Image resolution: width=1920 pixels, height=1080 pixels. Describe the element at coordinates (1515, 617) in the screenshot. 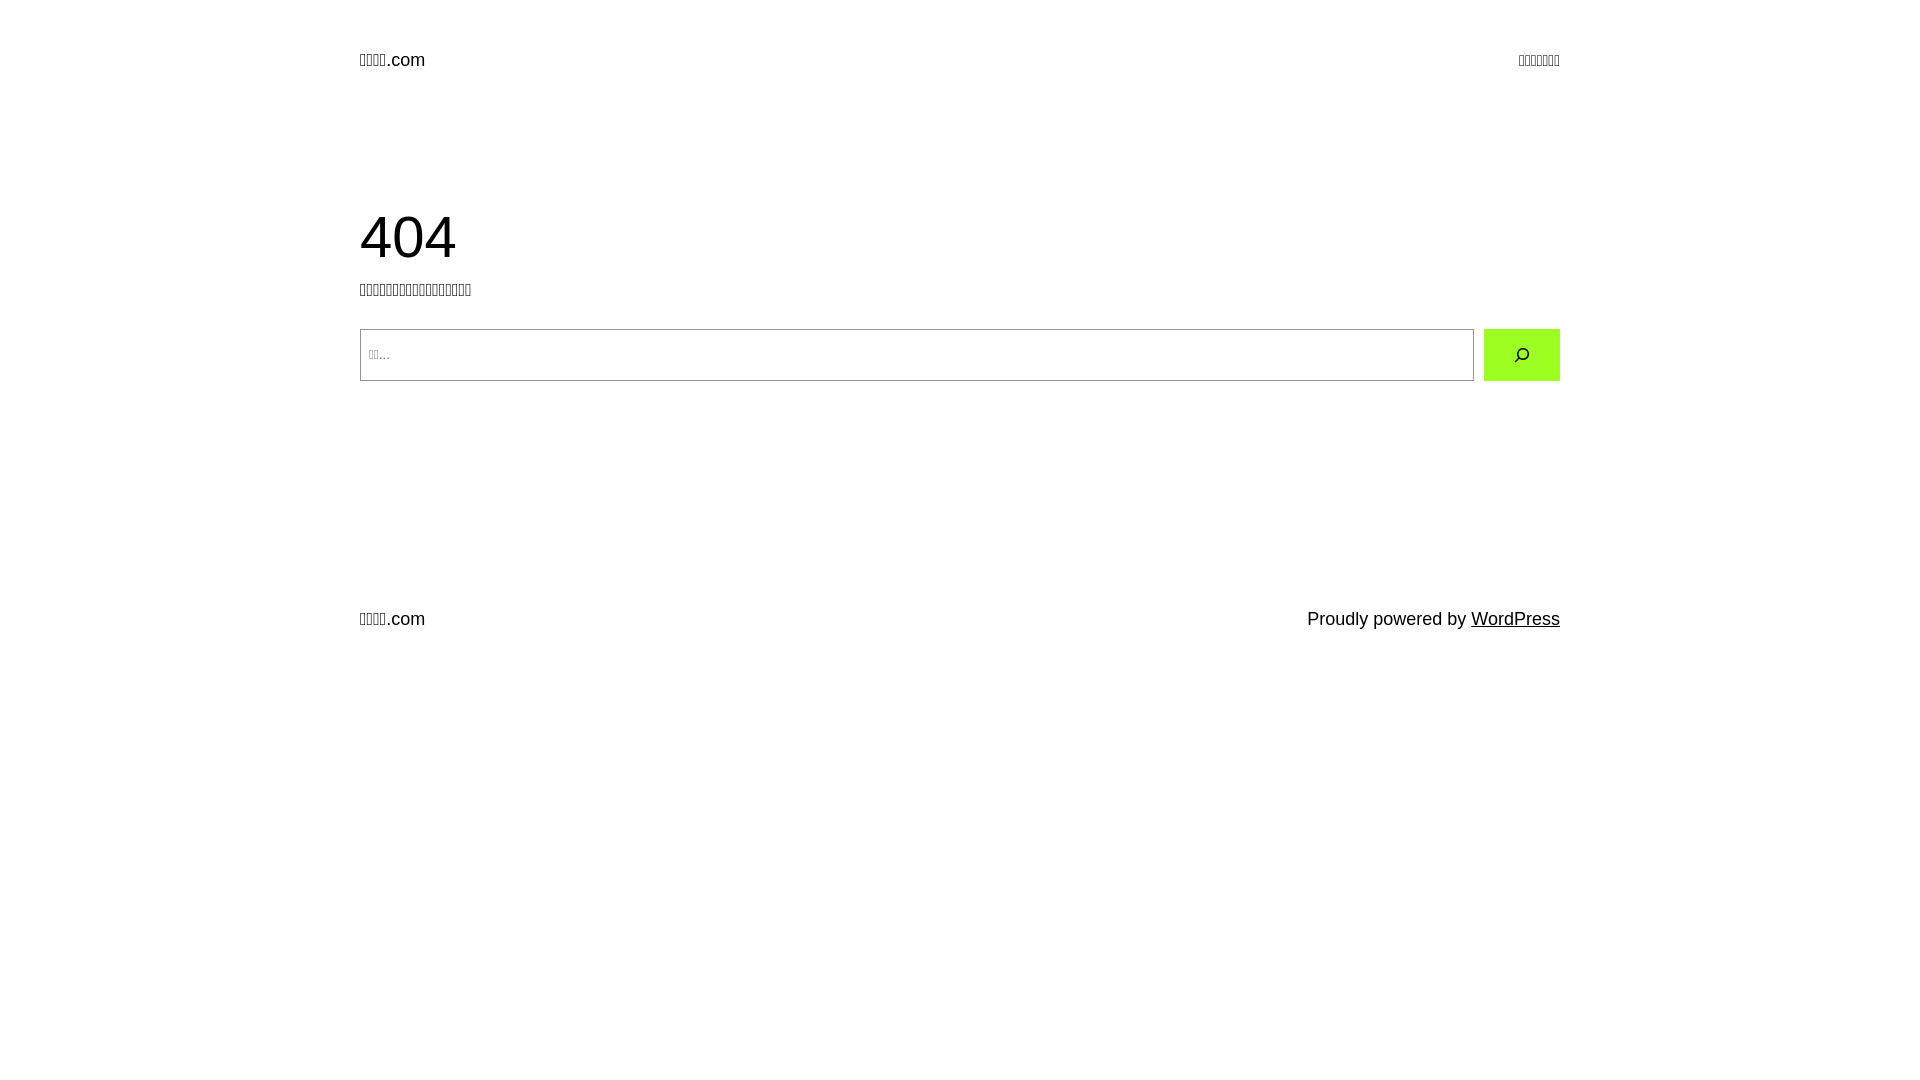

I see `'WordPress'` at that location.